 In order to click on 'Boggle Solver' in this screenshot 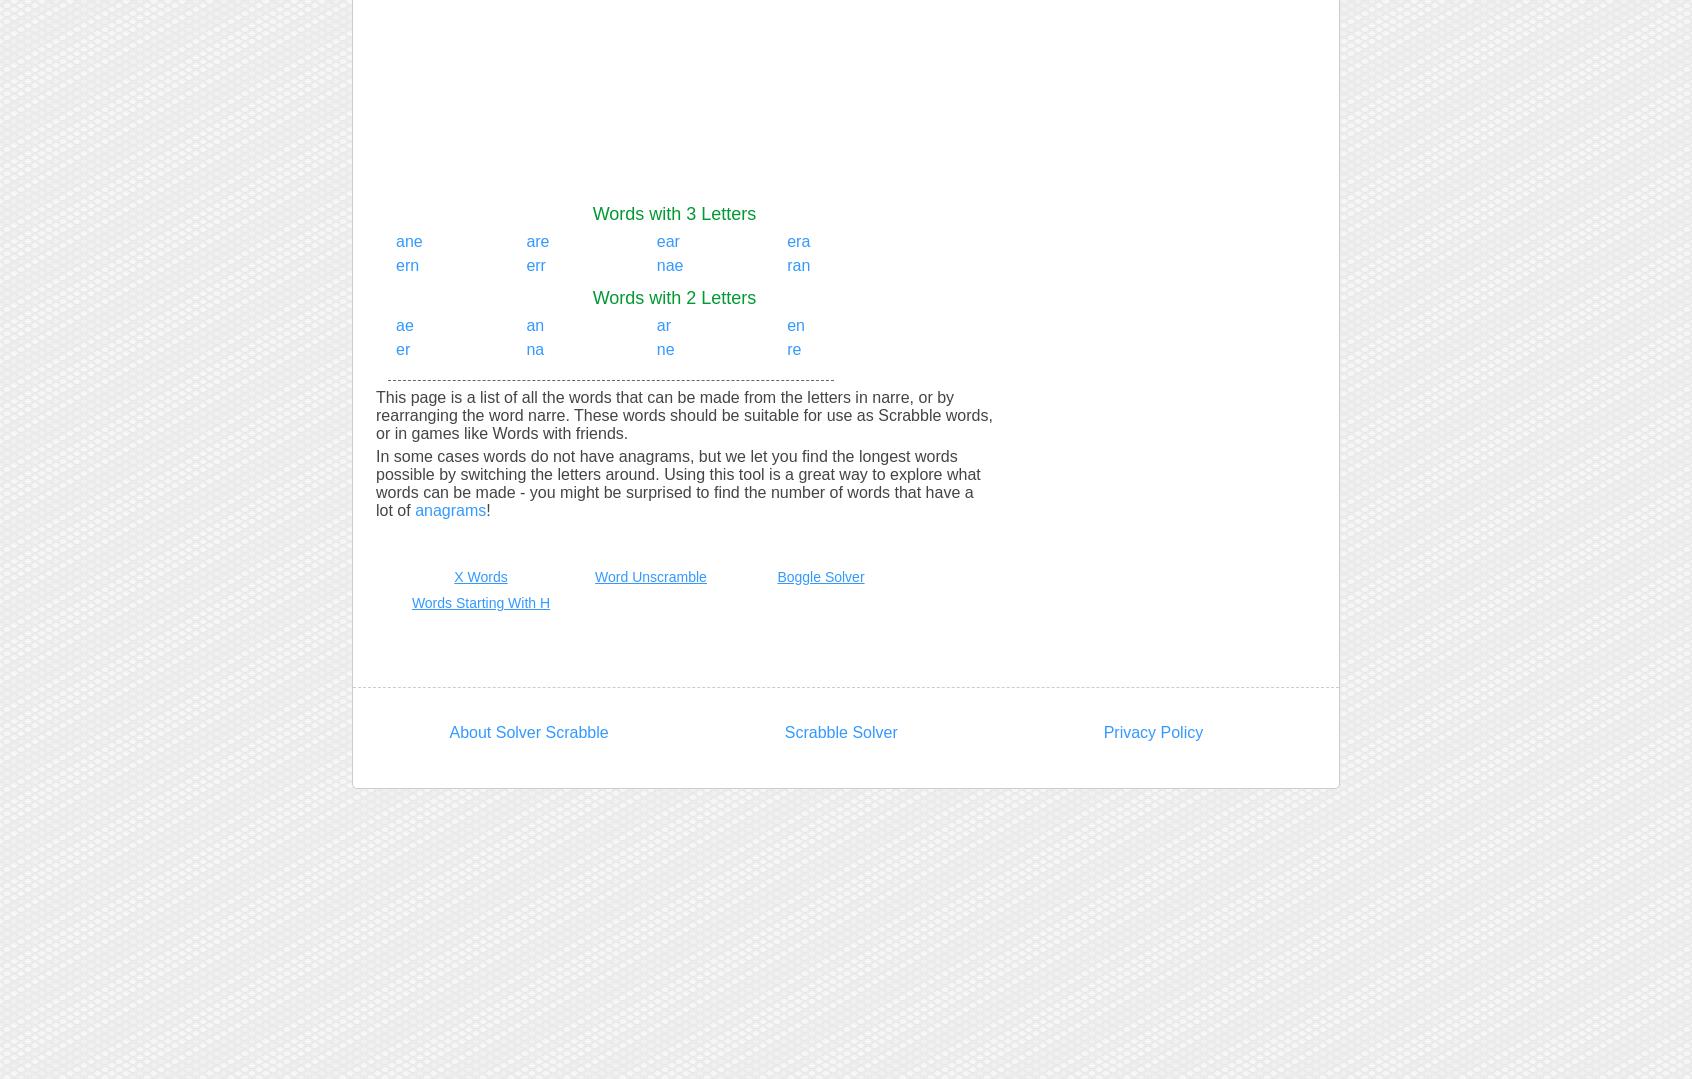, I will do `click(820, 576)`.